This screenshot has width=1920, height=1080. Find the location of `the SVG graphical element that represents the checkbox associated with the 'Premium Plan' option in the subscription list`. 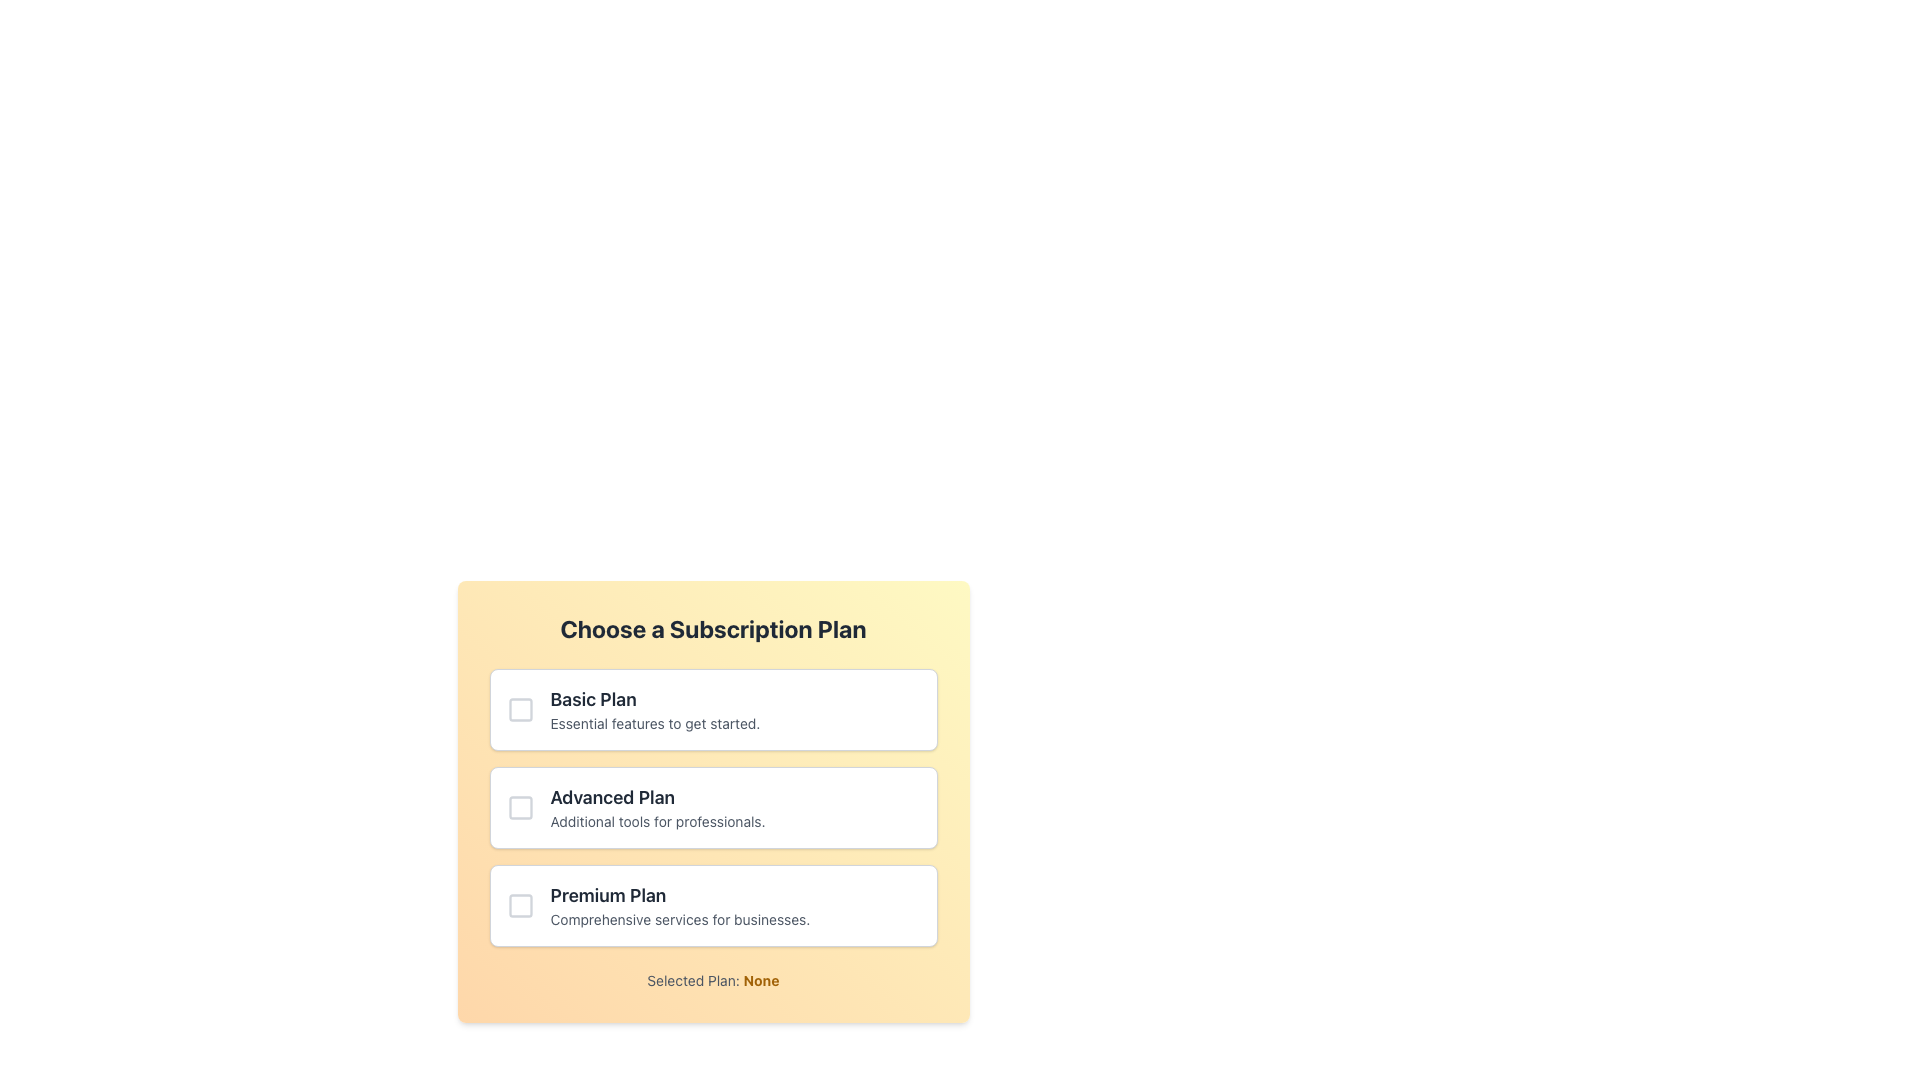

the SVG graphical element that represents the checkbox associated with the 'Premium Plan' option in the subscription list is located at coordinates (520, 906).